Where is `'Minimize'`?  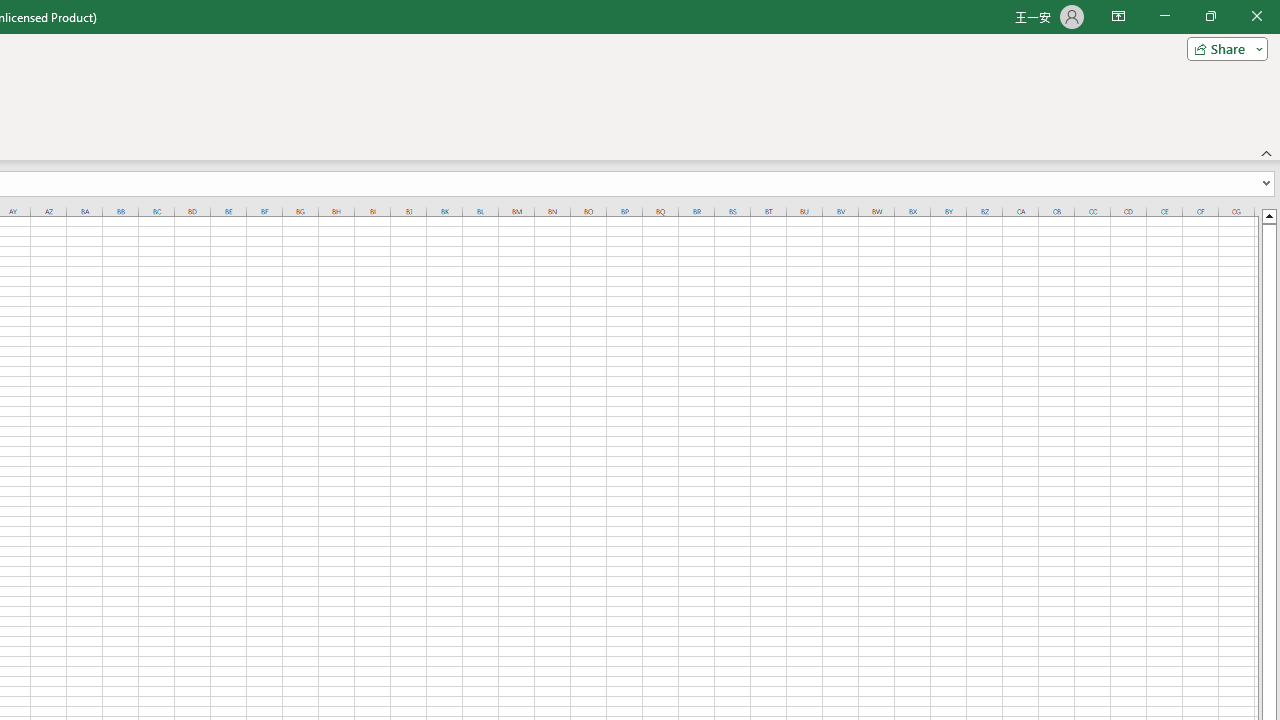
'Minimize' is located at coordinates (1164, 16).